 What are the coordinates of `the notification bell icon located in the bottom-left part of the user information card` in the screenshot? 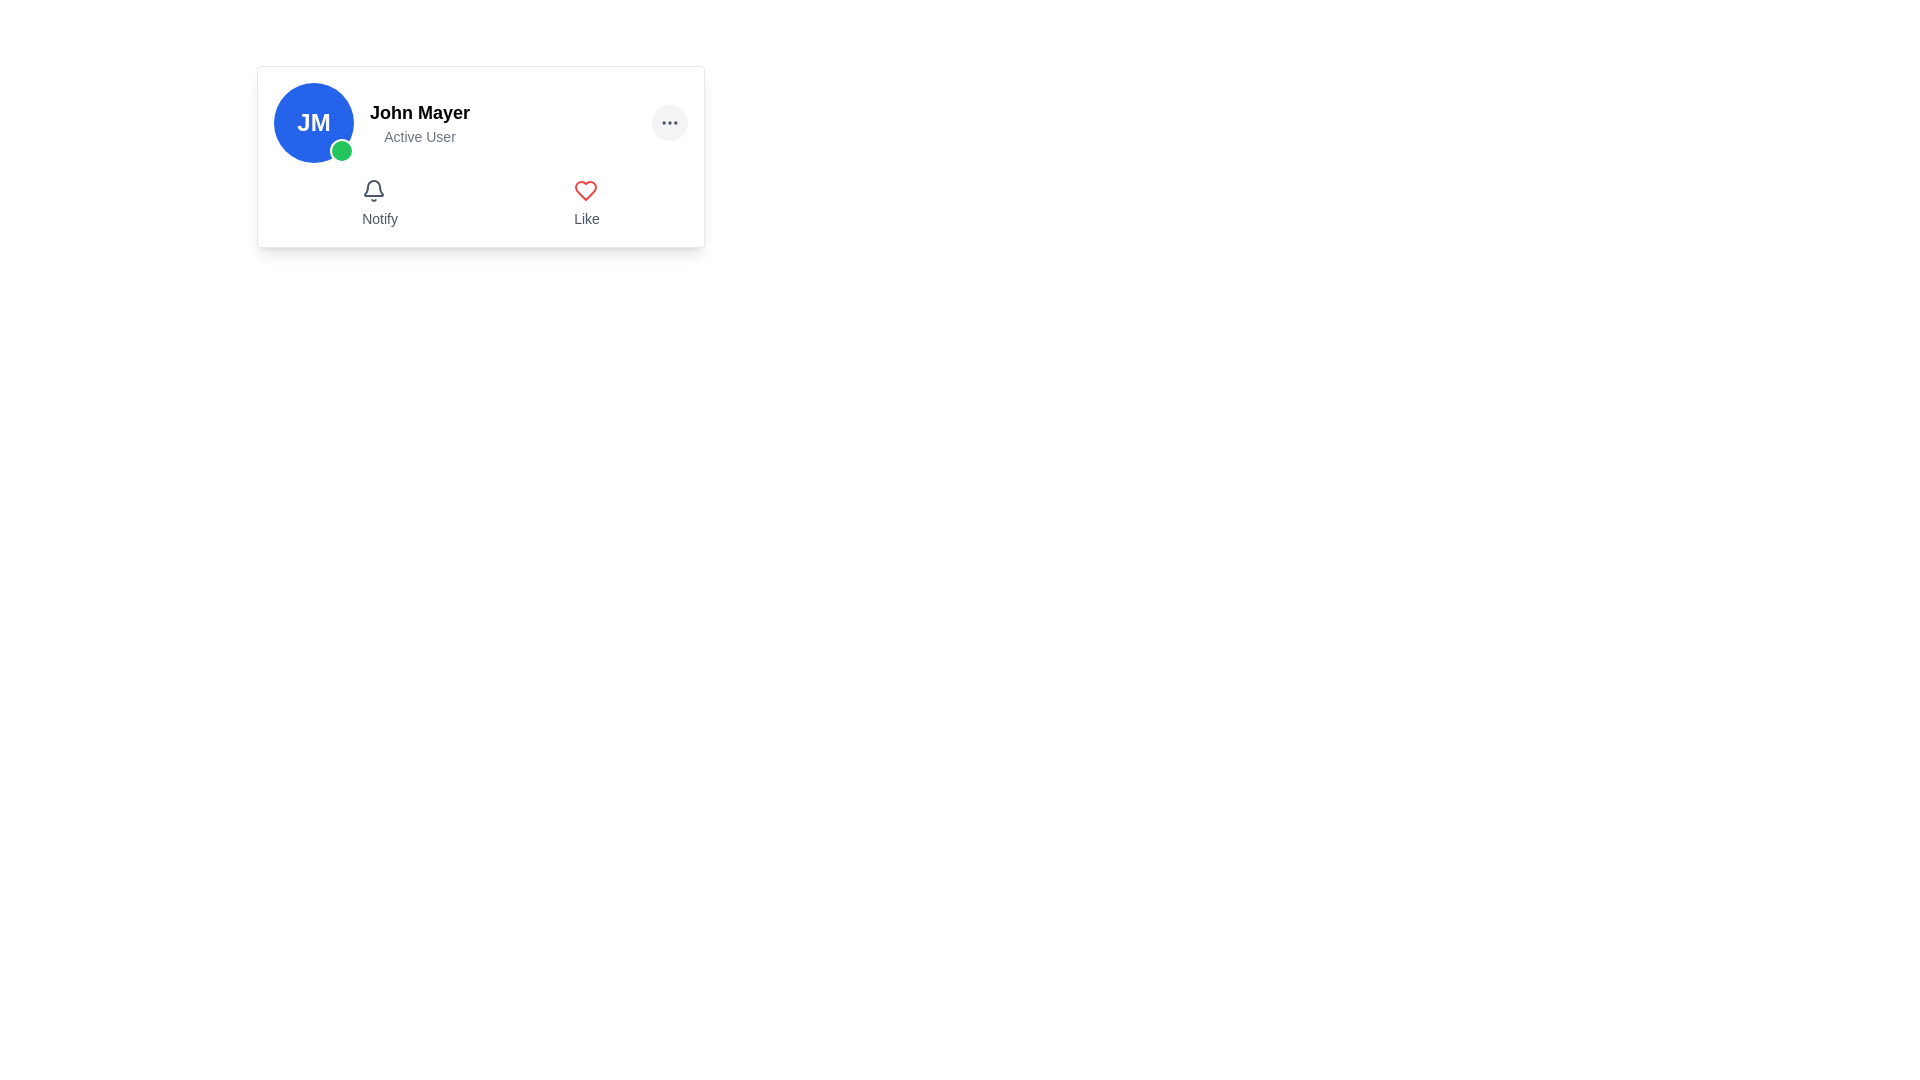 It's located at (374, 191).